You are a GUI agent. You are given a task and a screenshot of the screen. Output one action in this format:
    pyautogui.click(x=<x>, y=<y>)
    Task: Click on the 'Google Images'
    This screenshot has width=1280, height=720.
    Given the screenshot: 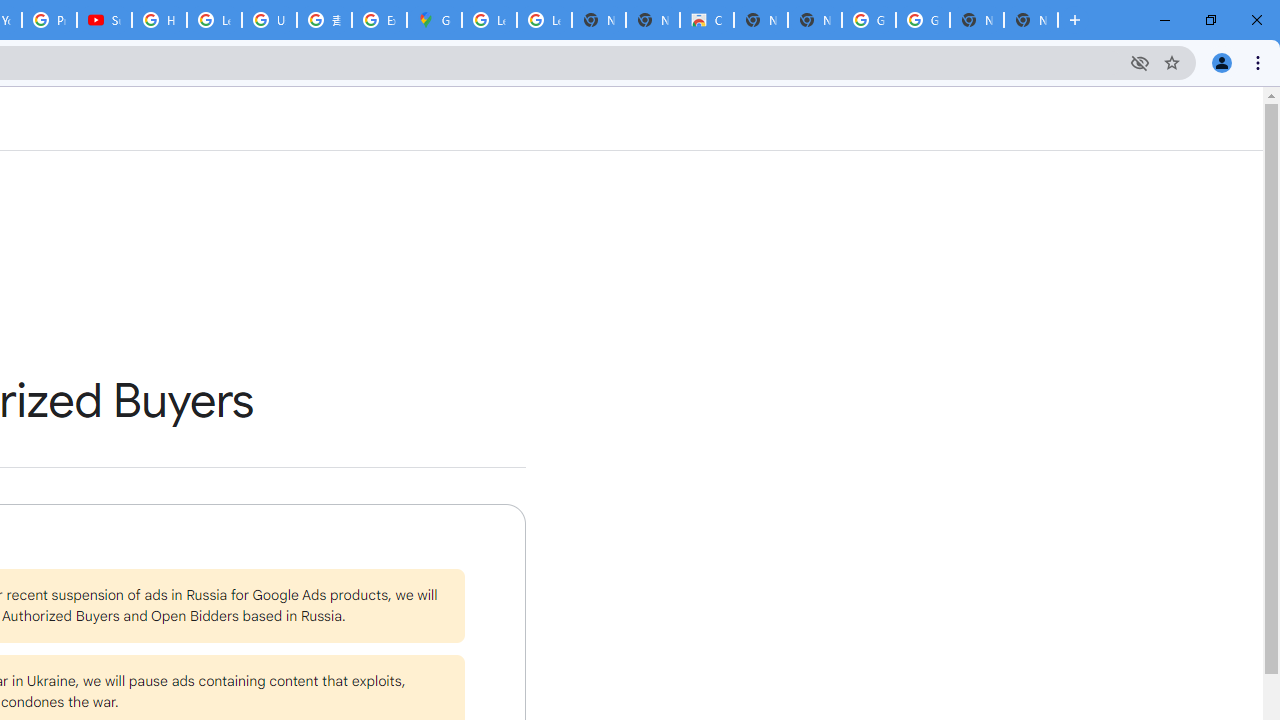 What is the action you would take?
    pyautogui.click(x=921, y=20)
    